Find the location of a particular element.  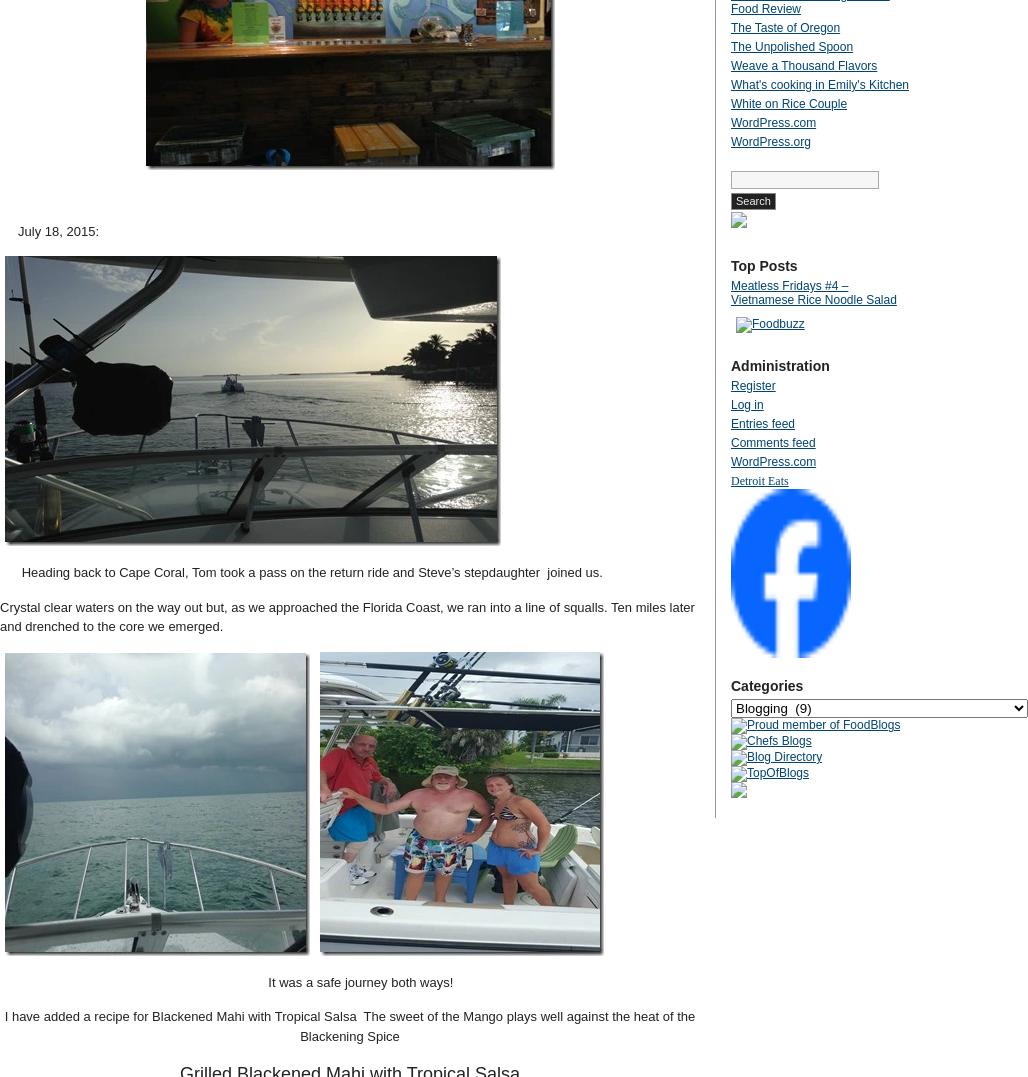

'Log in' is located at coordinates (746, 404).